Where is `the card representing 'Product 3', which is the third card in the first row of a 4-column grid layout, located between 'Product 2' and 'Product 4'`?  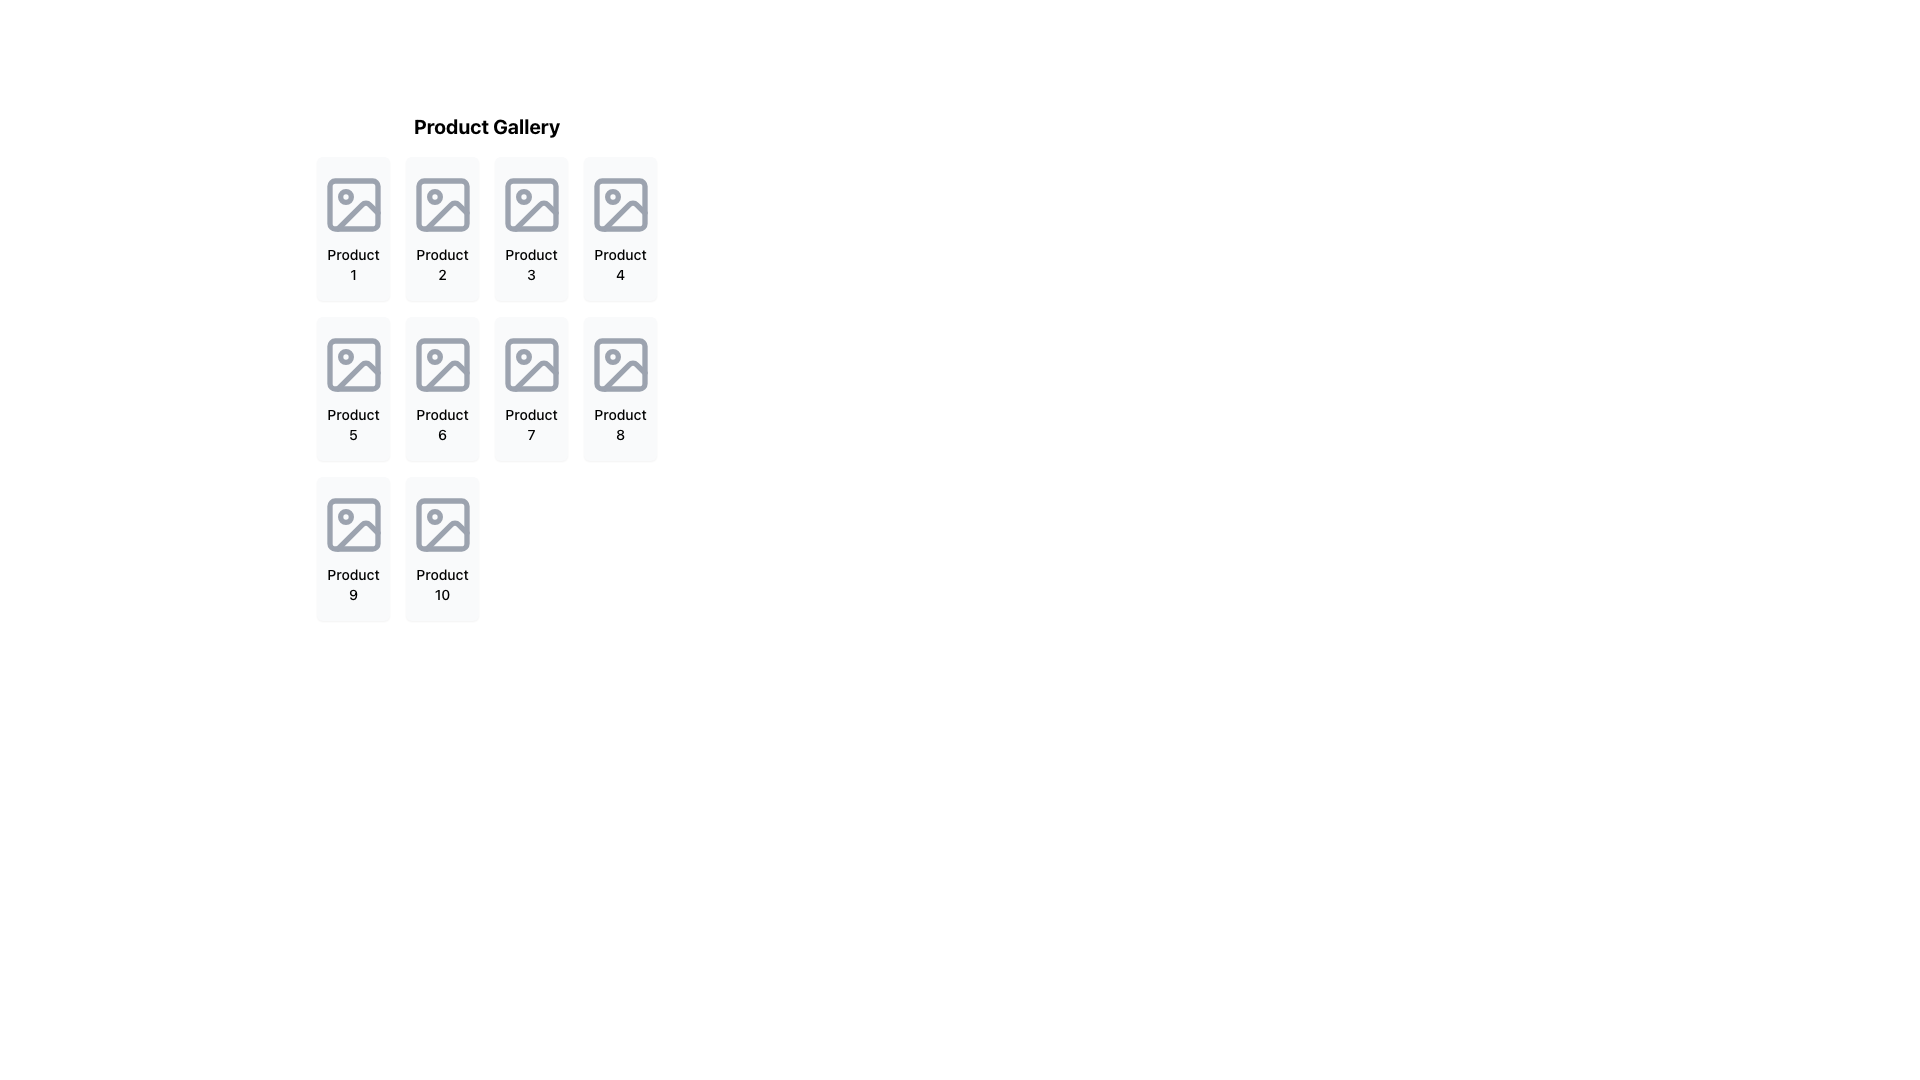 the card representing 'Product 3', which is the third card in the first row of a 4-column grid layout, located between 'Product 2' and 'Product 4' is located at coordinates (531, 227).